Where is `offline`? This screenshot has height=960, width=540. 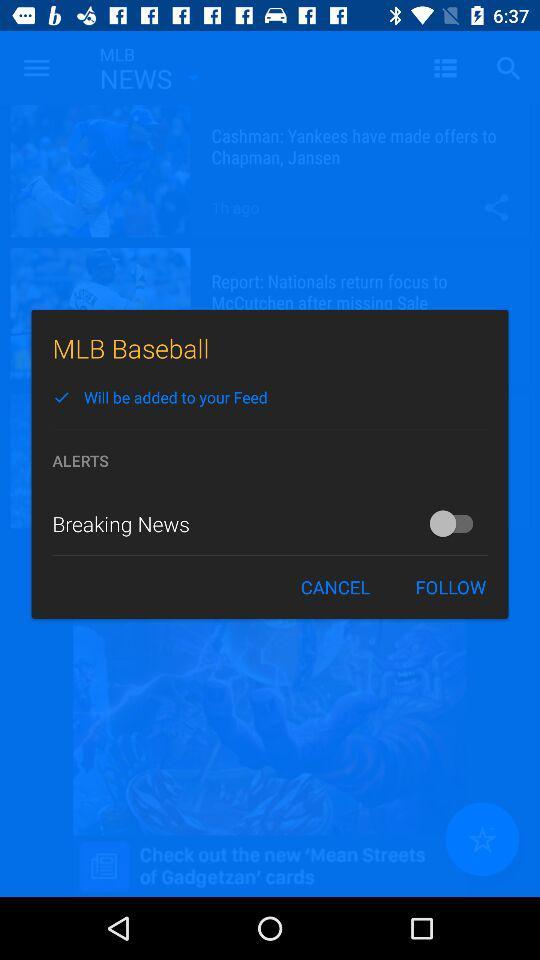 offline is located at coordinates (456, 522).